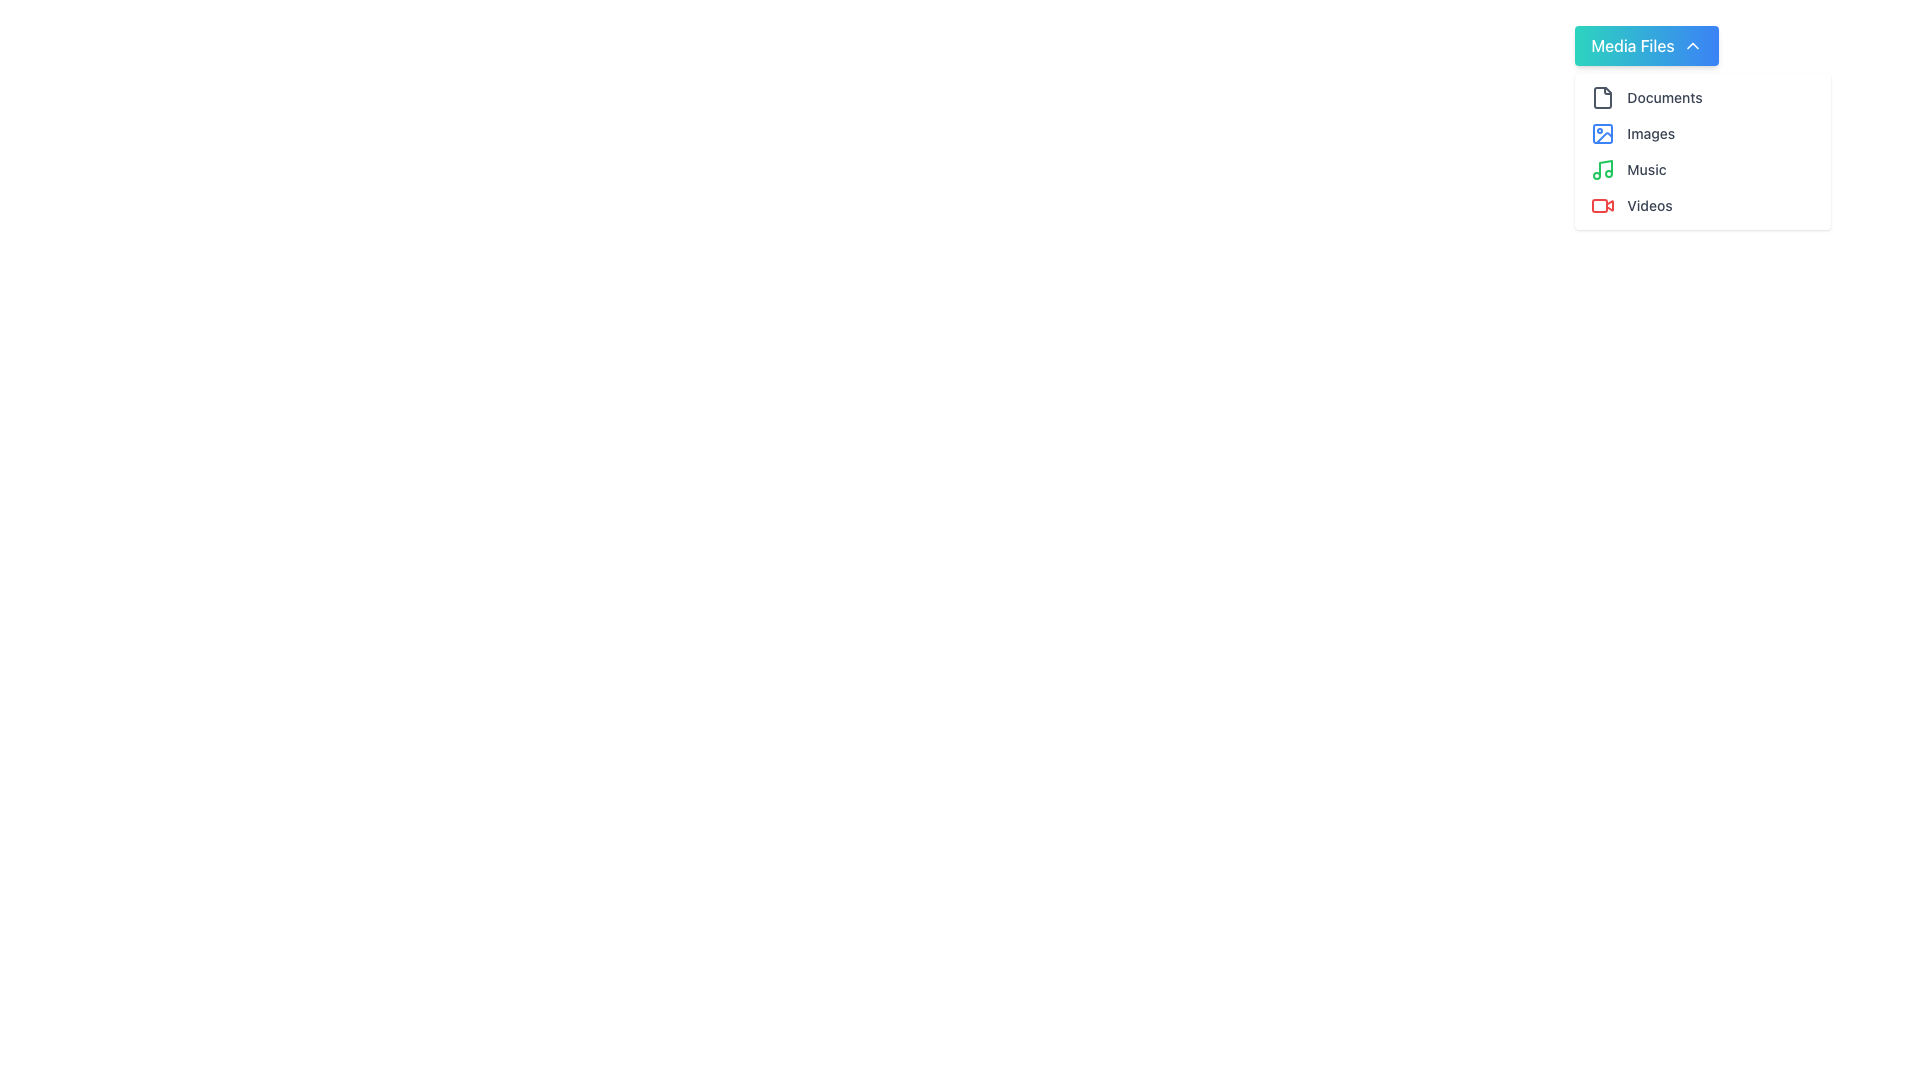 The height and width of the screenshot is (1080, 1920). I want to click on the 'Videos' text label in the dropdown menu, which is styled in gray with a medium-weight font and positioned under the 'Music' label, so click(1650, 205).